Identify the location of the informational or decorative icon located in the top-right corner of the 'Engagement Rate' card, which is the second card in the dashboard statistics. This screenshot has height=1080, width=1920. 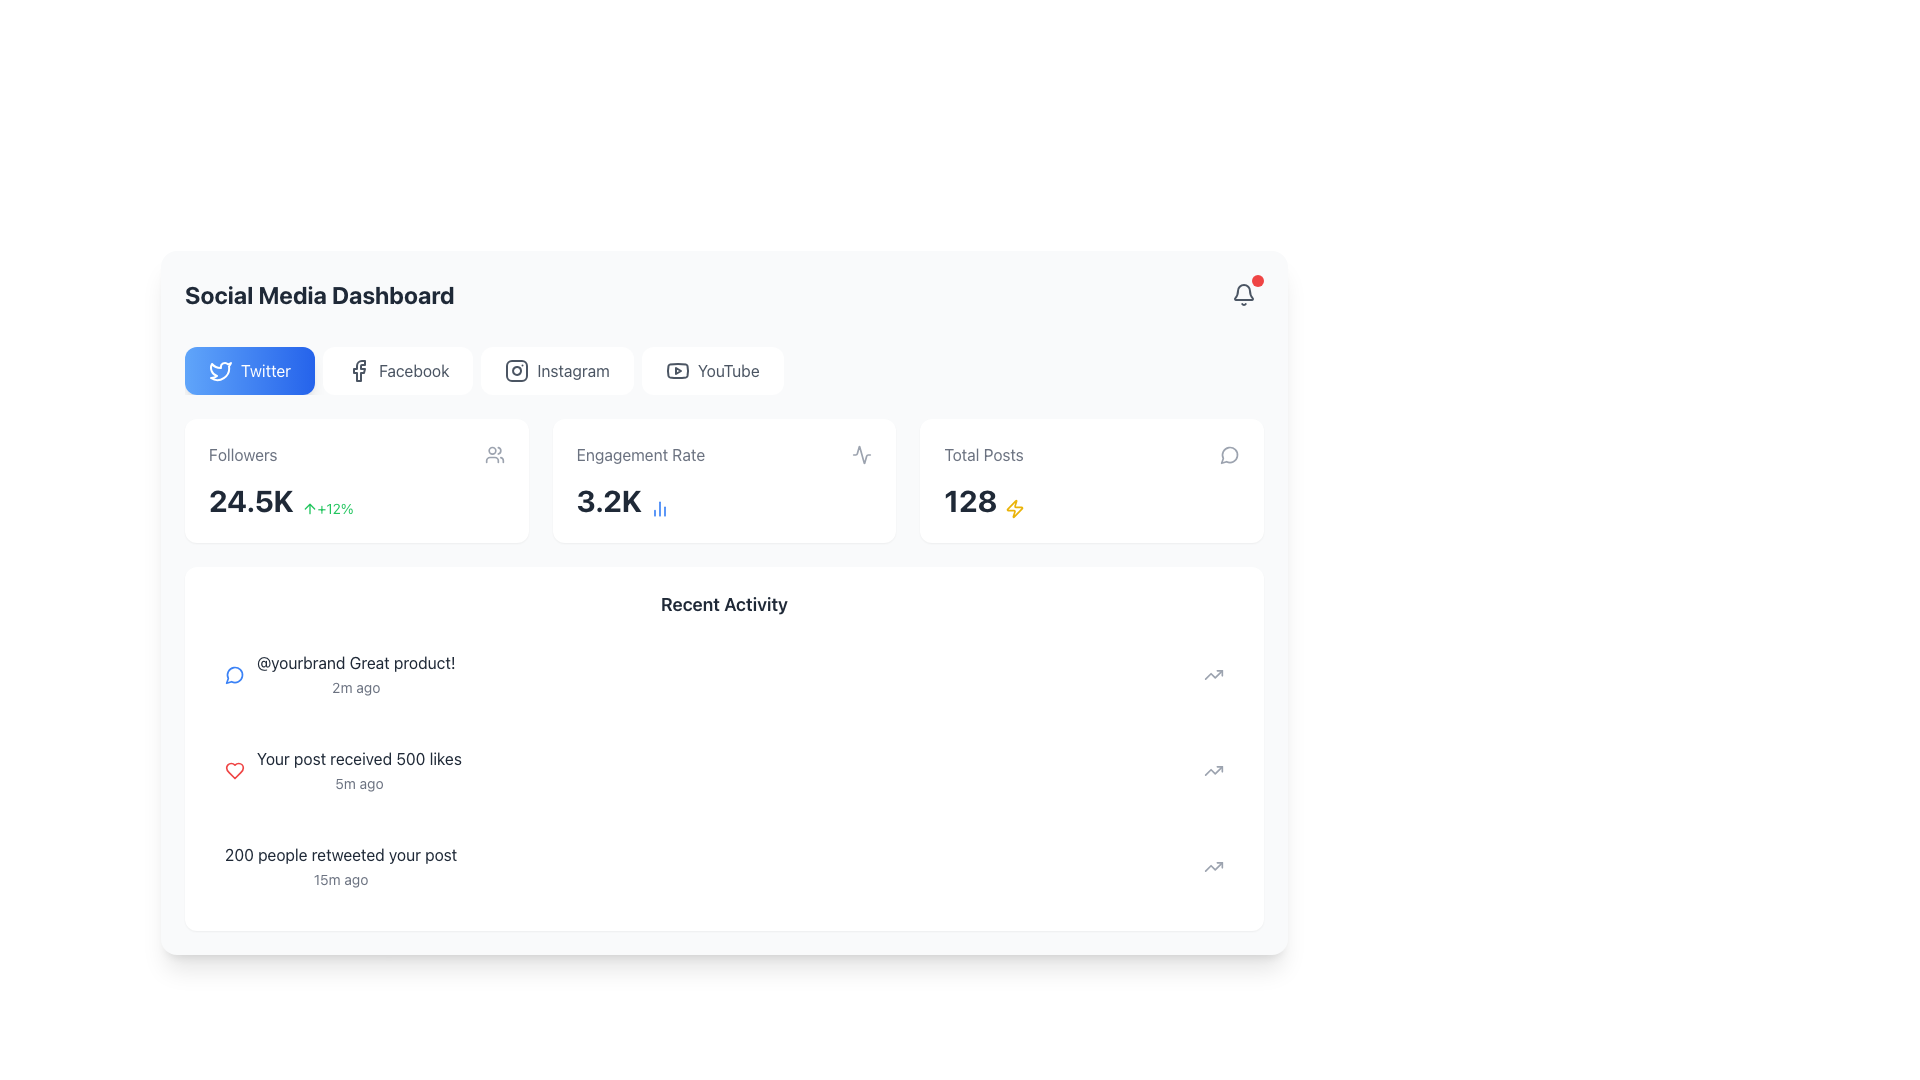
(862, 455).